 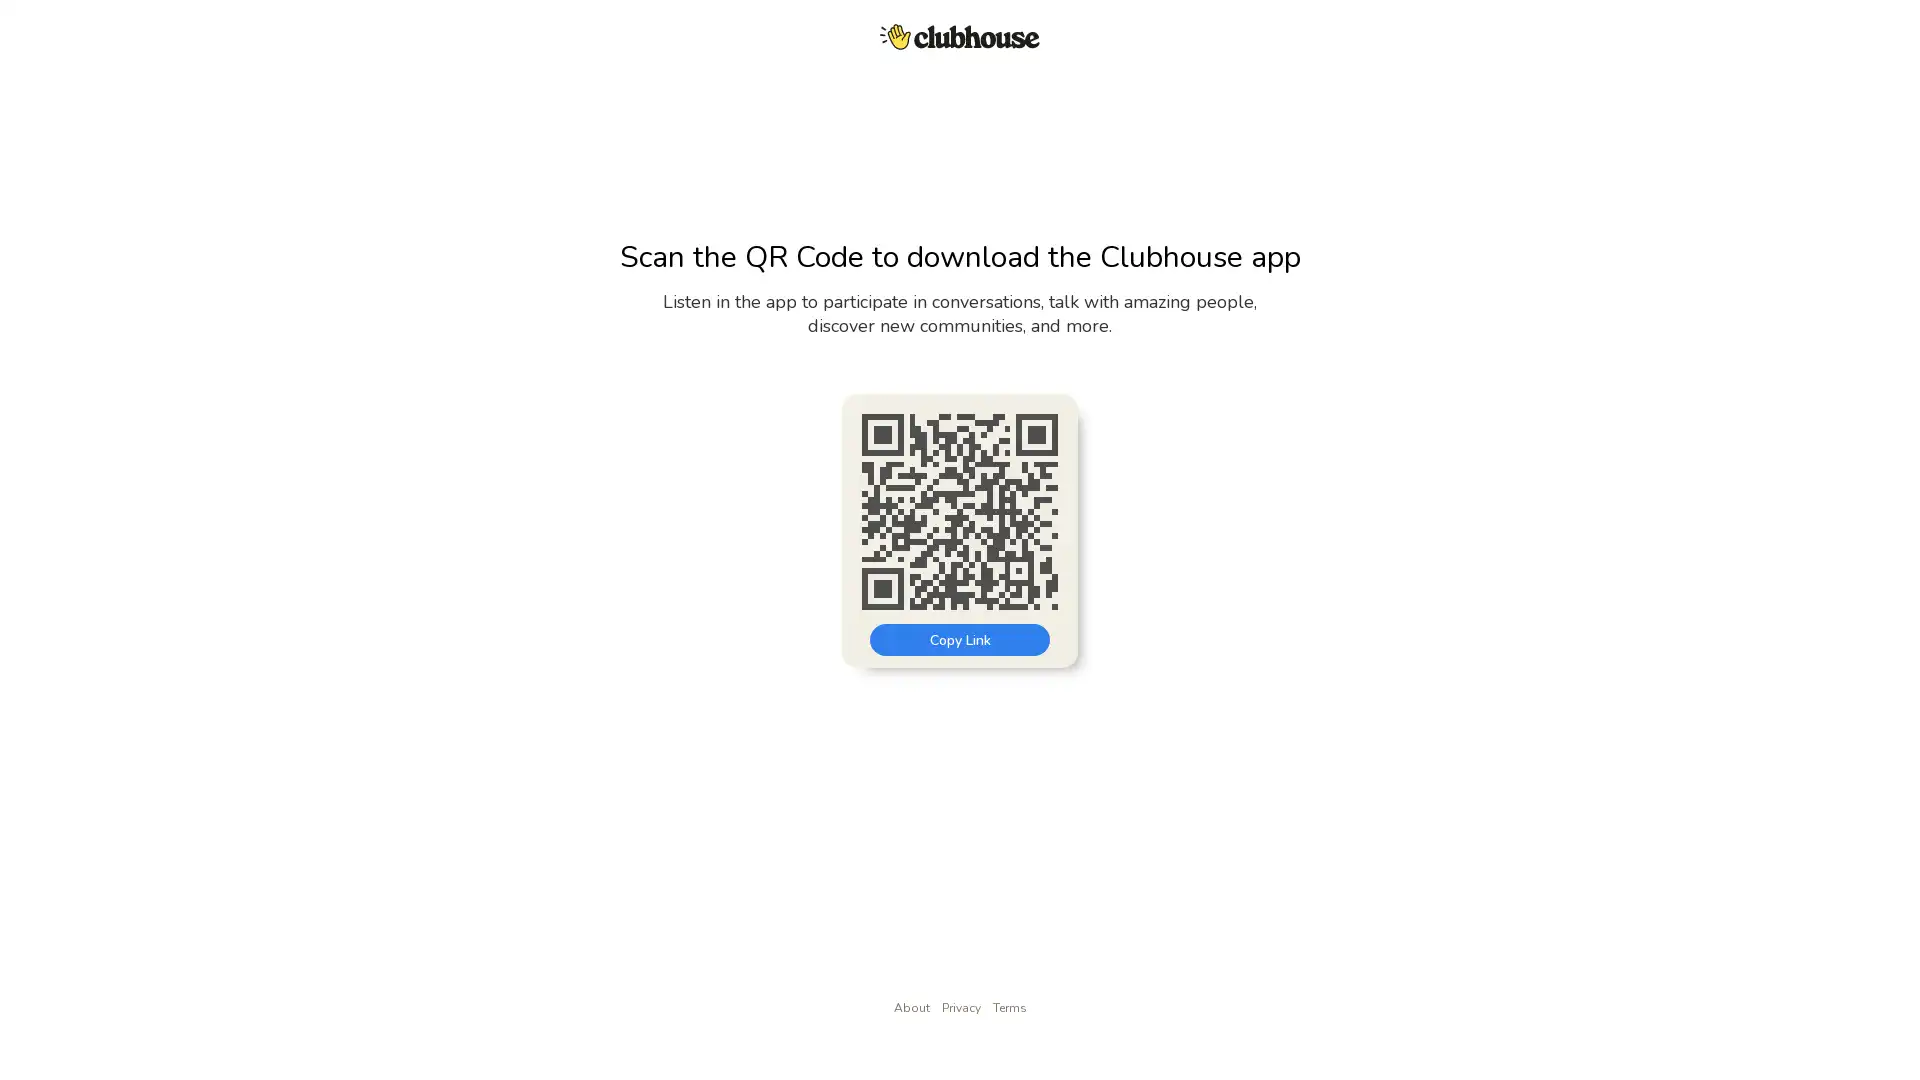 What do you see at coordinates (960, 640) in the screenshot?
I see `Copy Link` at bounding box center [960, 640].